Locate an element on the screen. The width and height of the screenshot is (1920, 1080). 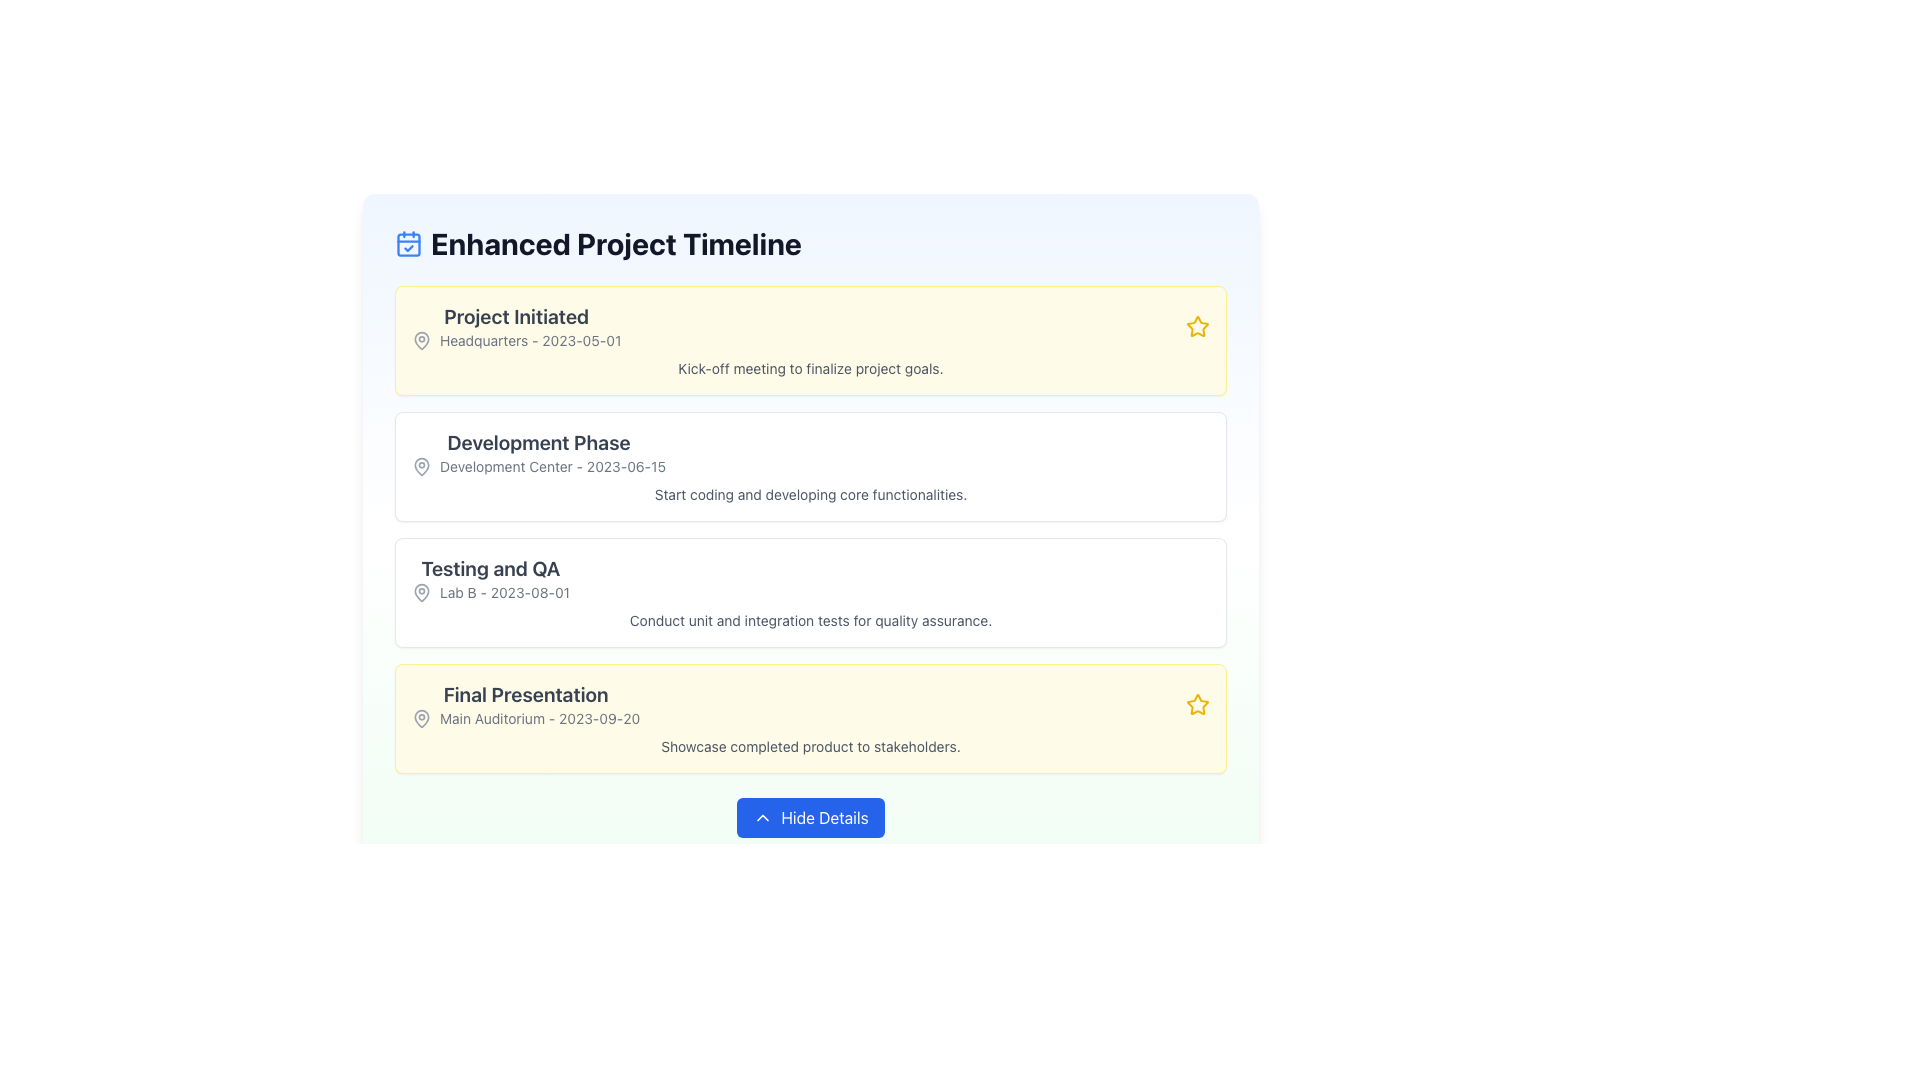
the Icon button located to the right of the 'Final Presentation' list item in the 'Enhanced Project Timeline' section is located at coordinates (1198, 325).